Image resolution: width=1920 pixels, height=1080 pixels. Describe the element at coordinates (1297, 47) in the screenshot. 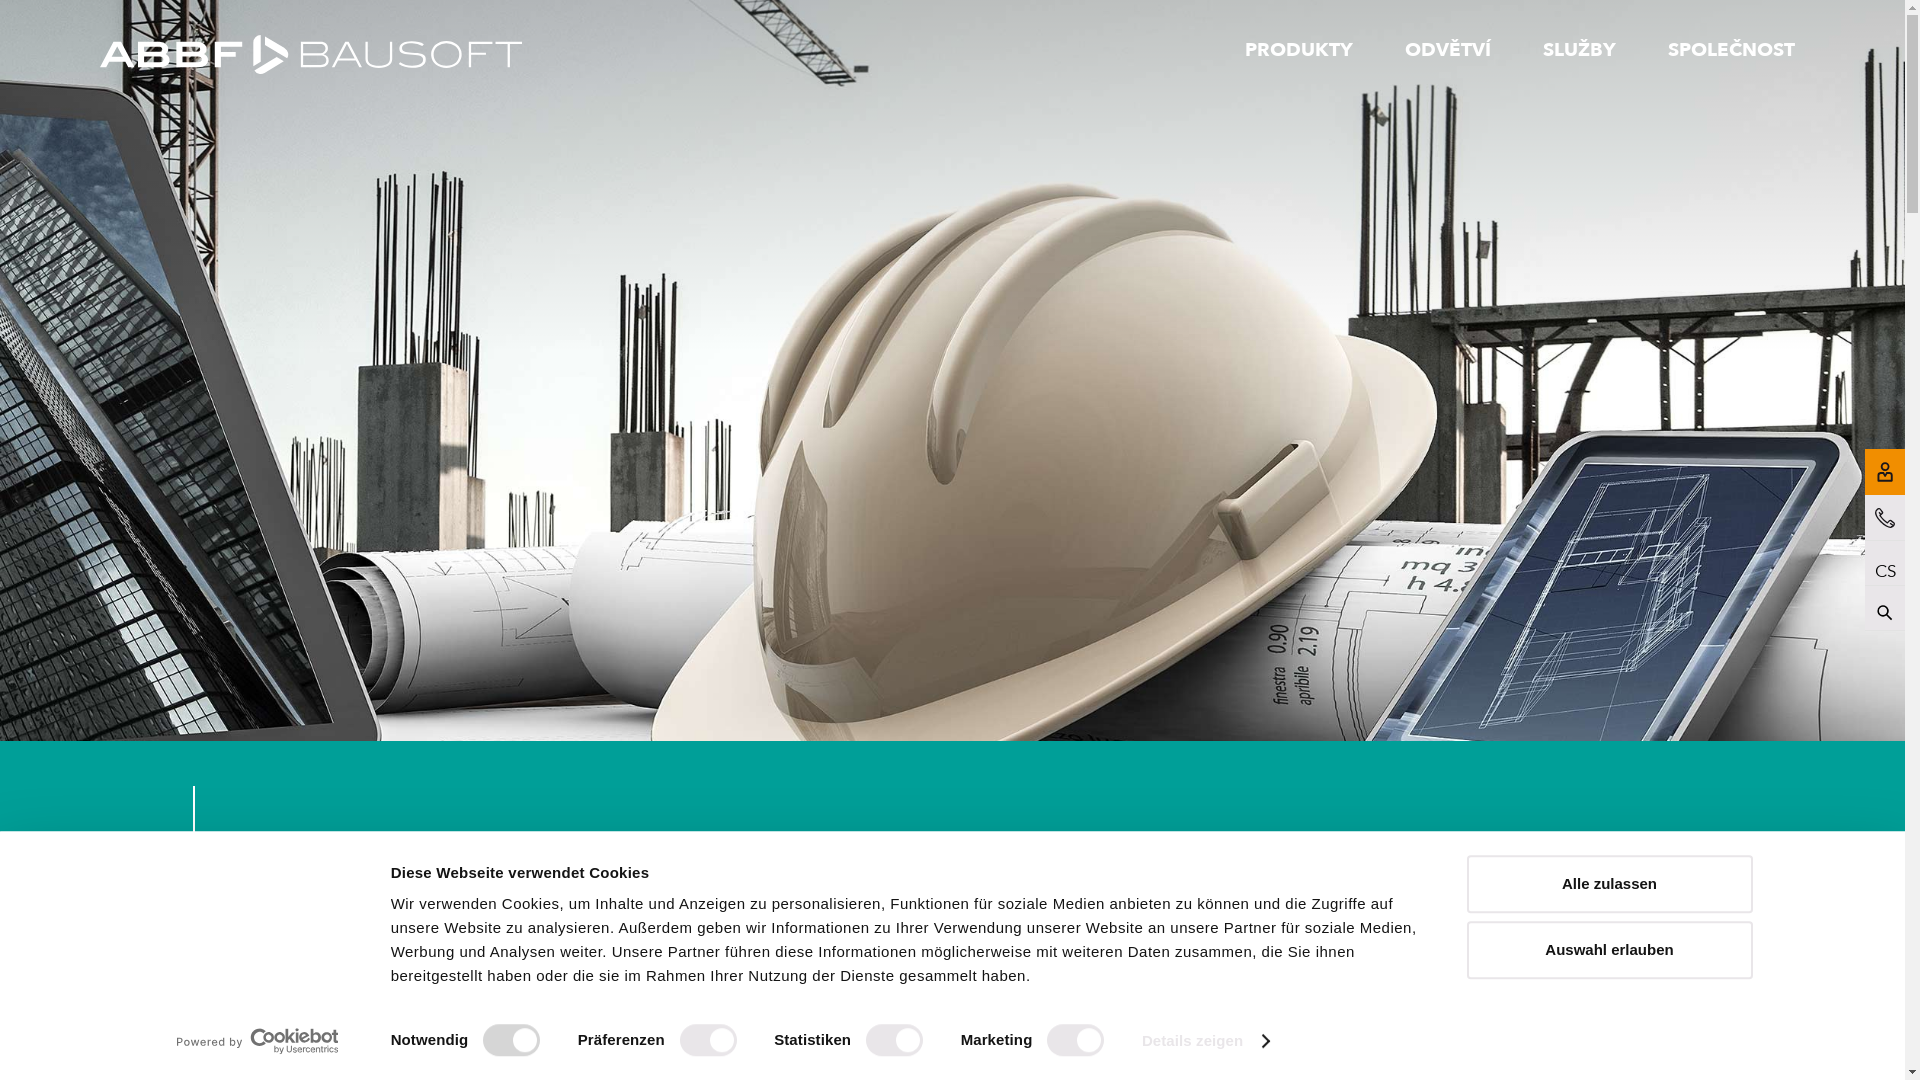

I see `'PRODUKTY'` at that location.